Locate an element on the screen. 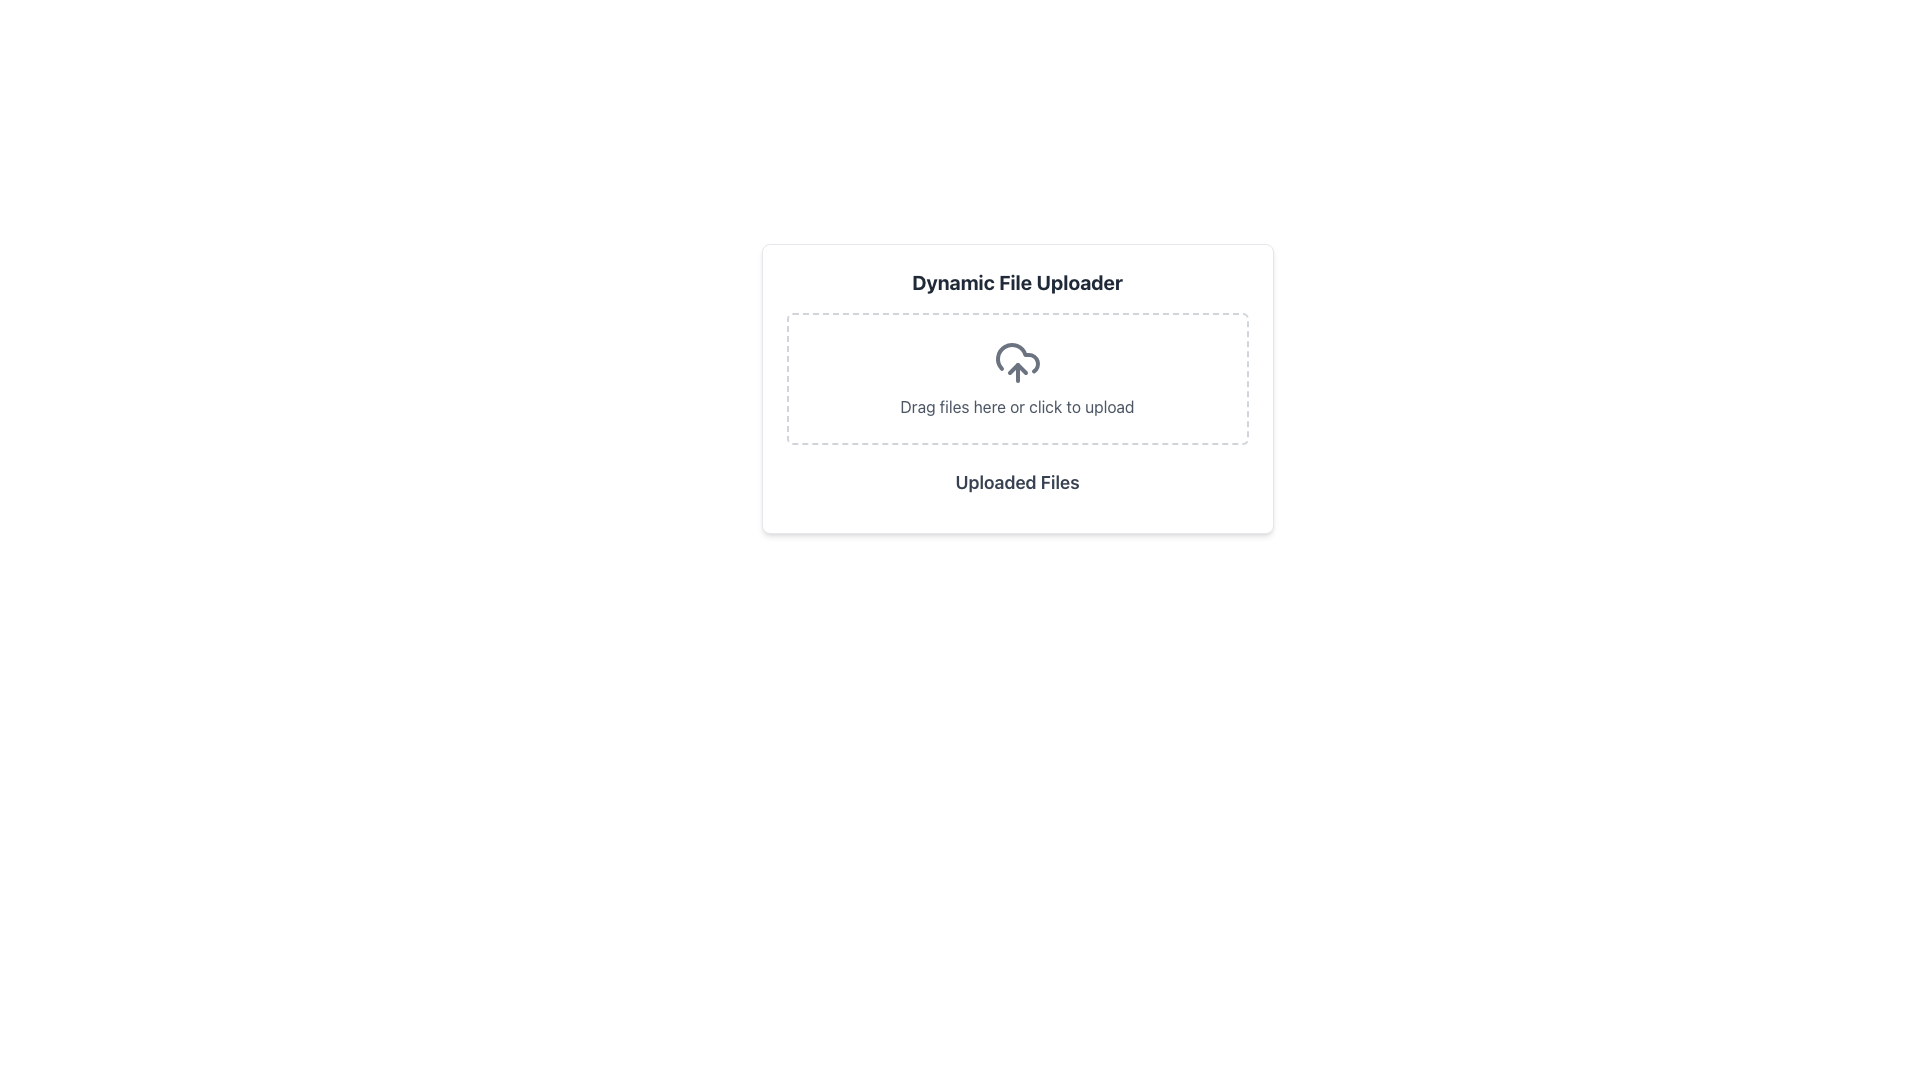  the cloud upload icon with a gray design featuring an upward arrow, located centrally within the upload interface is located at coordinates (1017, 362).